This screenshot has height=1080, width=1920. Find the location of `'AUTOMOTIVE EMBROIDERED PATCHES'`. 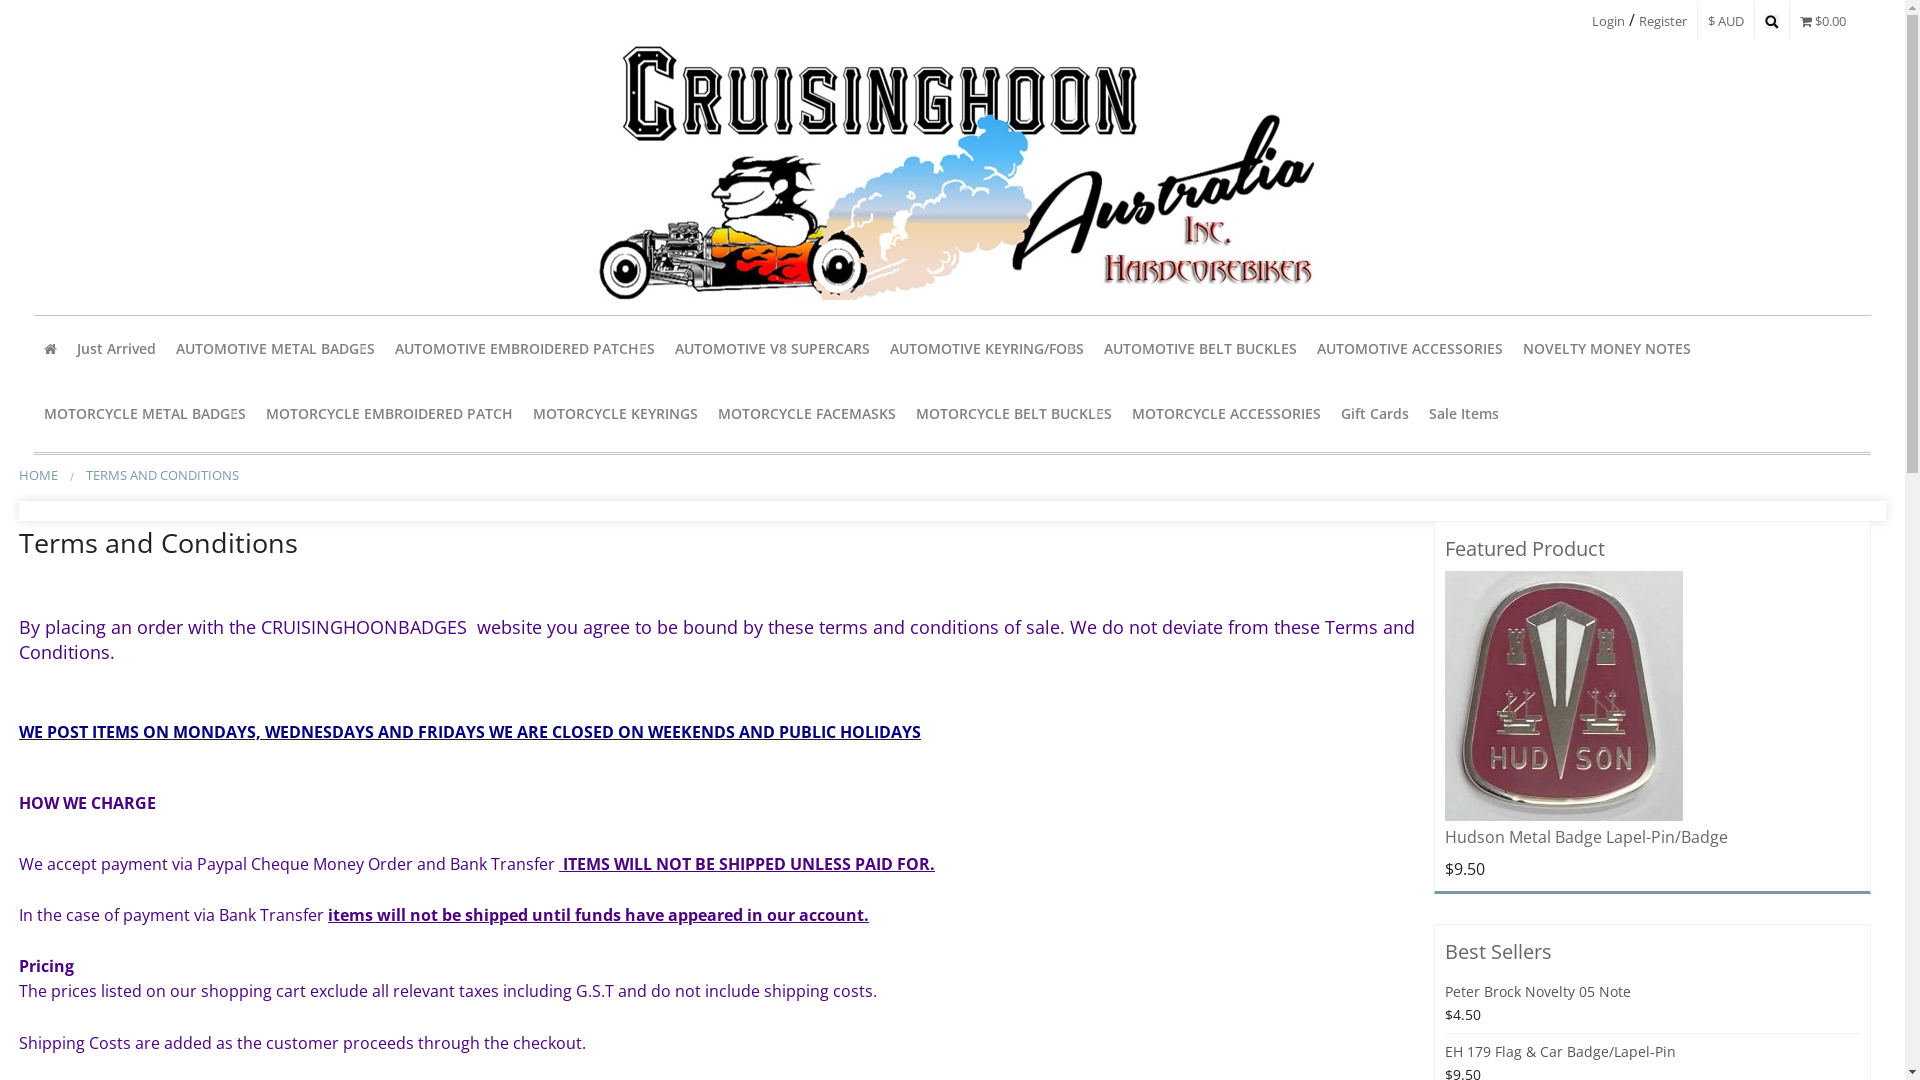

'AUTOMOTIVE EMBROIDERED PATCHES' is located at coordinates (524, 347).